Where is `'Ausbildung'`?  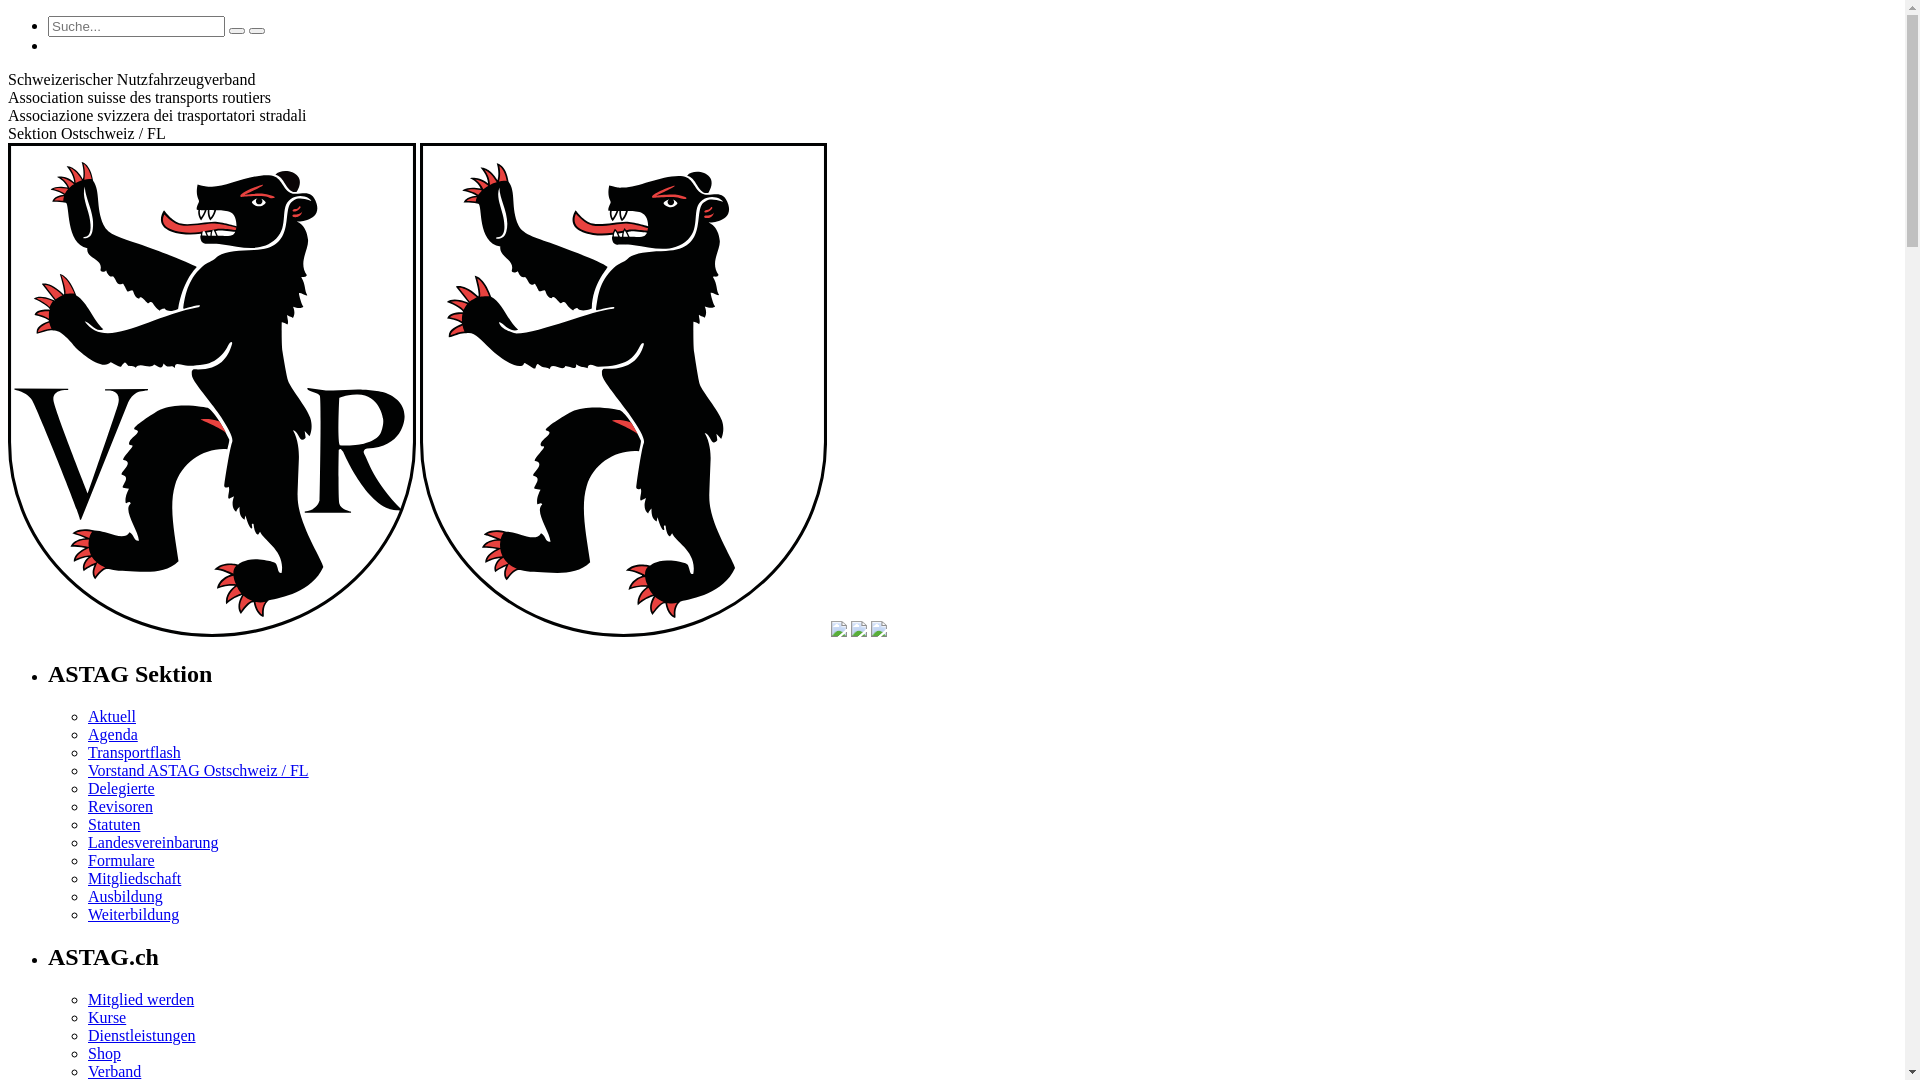
'Ausbildung' is located at coordinates (86, 895).